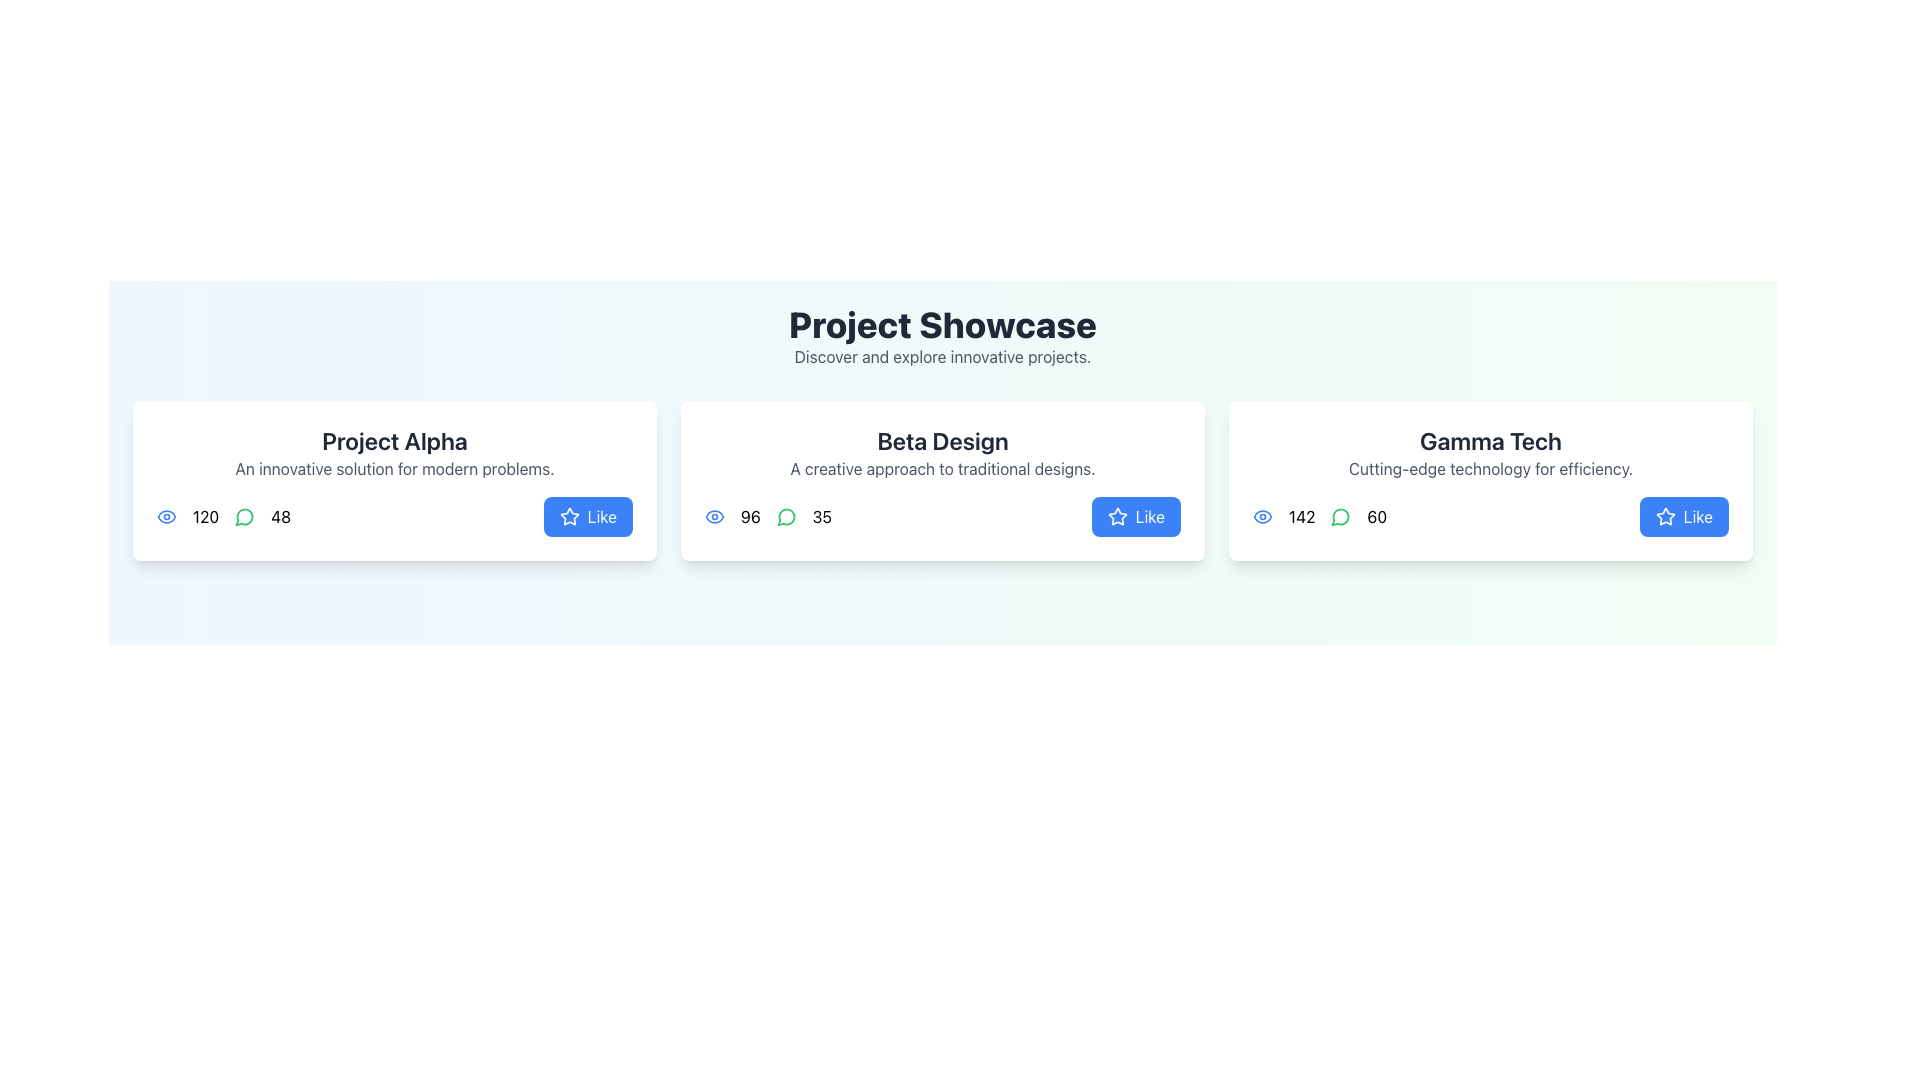 Image resolution: width=1920 pixels, height=1080 pixels. Describe the element at coordinates (1683, 515) in the screenshot. I see `the 'like' button in the 'Gamma Tech' section` at that location.